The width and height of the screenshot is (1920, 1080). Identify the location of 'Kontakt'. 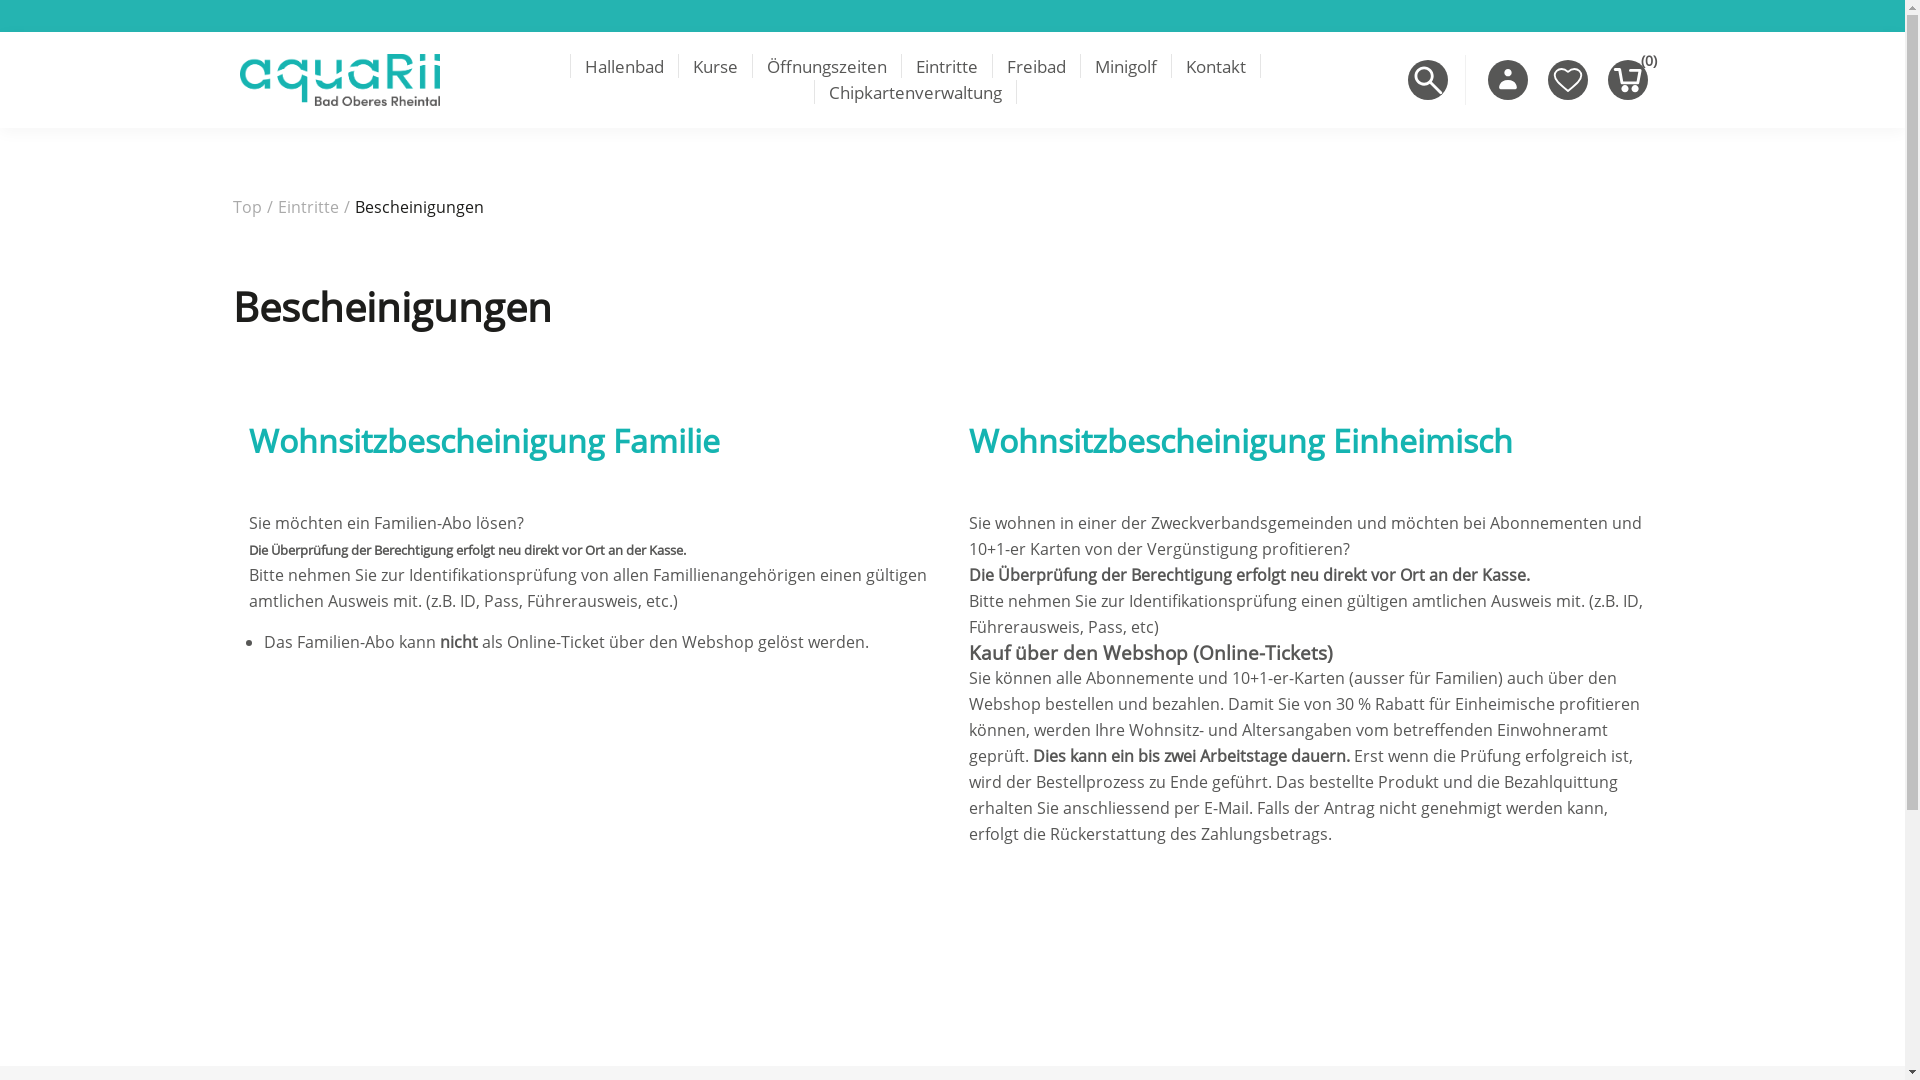
(1213, 65).